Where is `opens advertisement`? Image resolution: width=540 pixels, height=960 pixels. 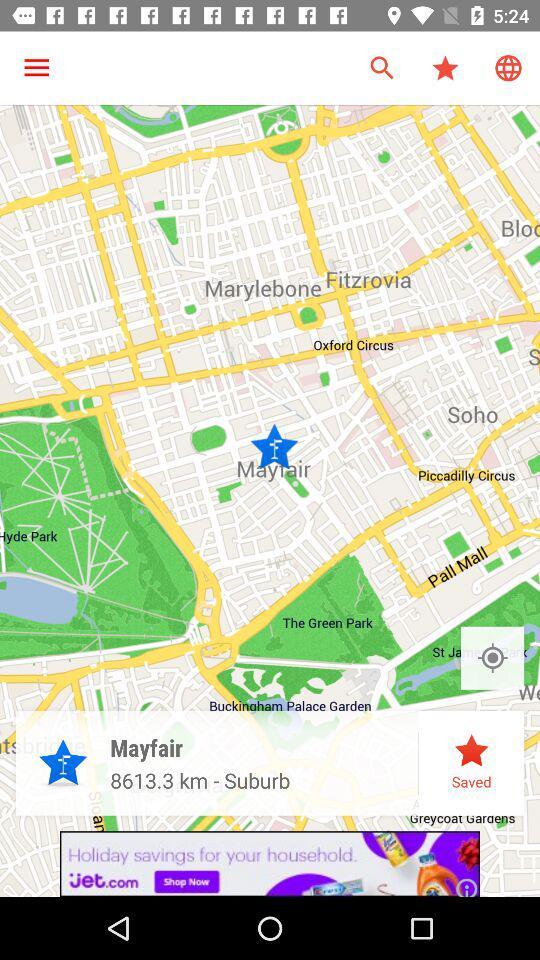 opens advertisement is located at coordinates (270, 863).